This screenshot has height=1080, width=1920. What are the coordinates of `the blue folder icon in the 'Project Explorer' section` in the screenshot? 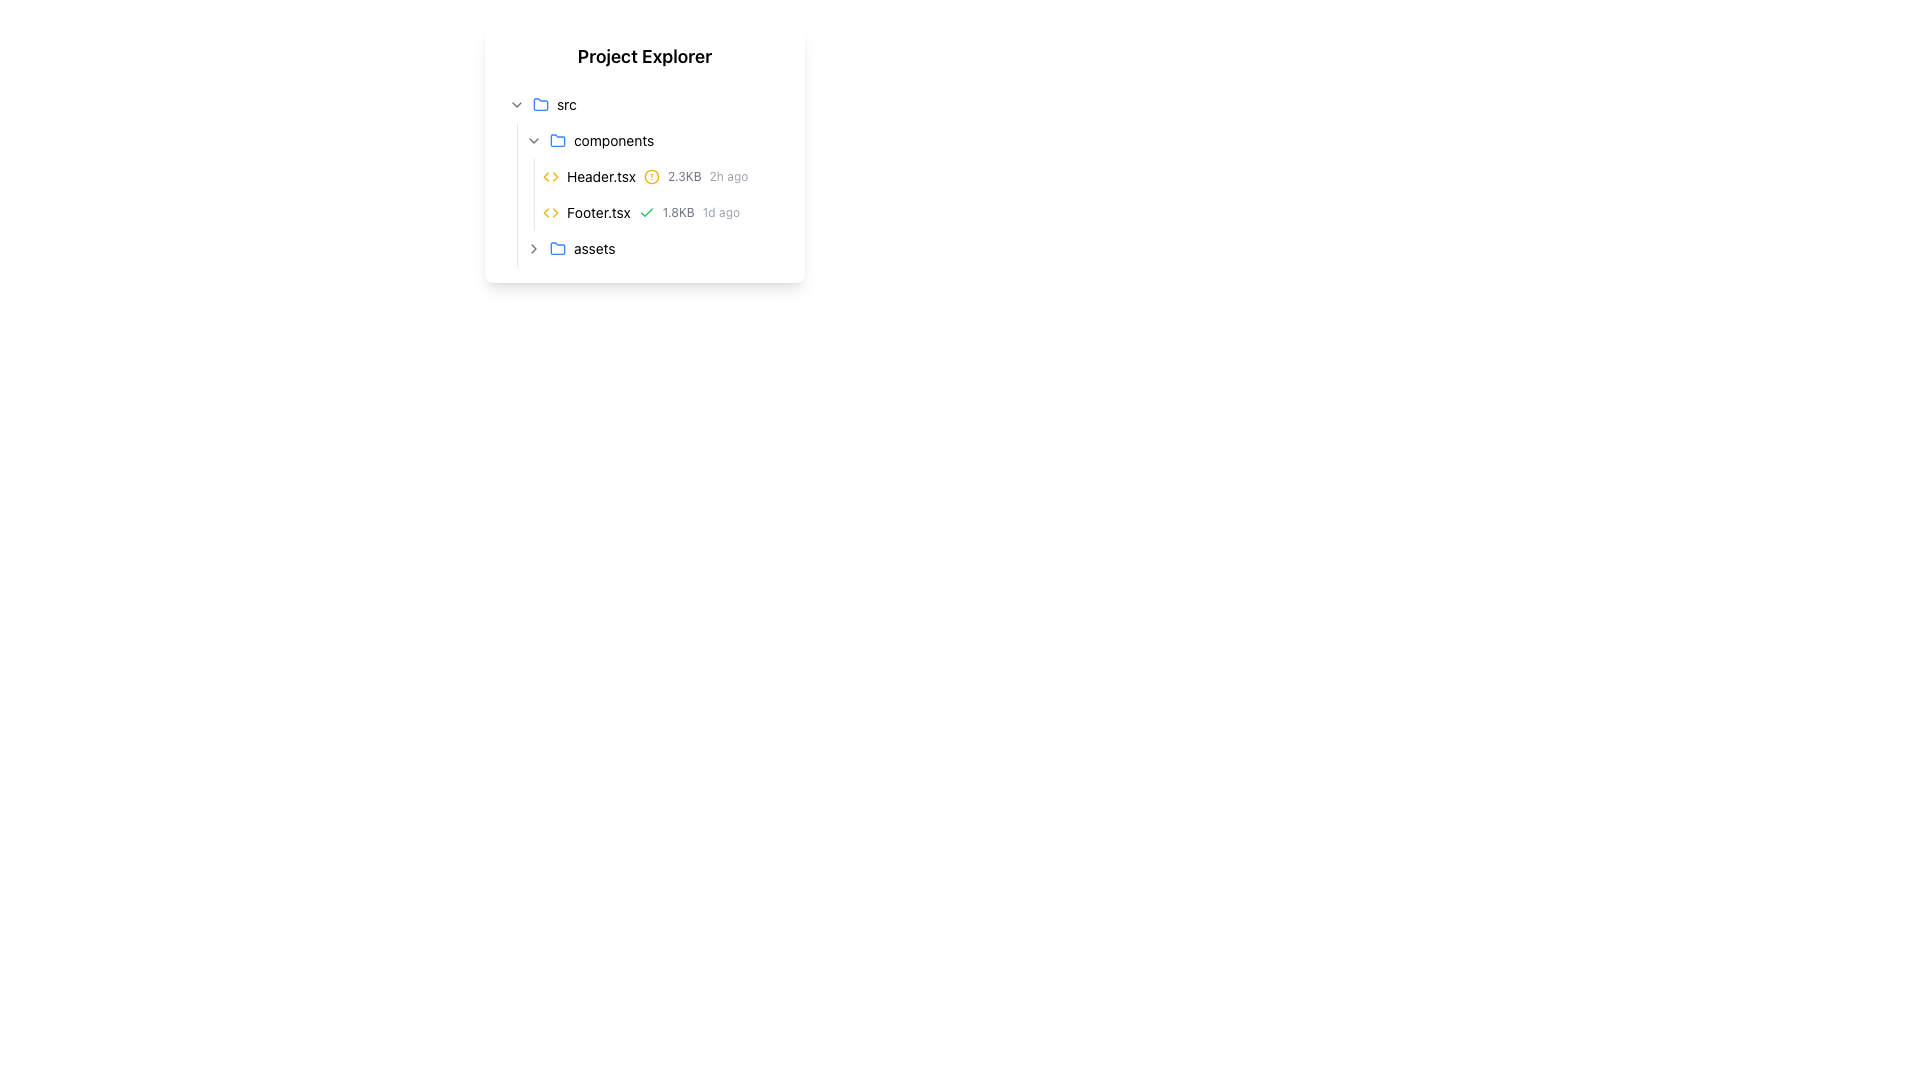 It's located at (557, 138).